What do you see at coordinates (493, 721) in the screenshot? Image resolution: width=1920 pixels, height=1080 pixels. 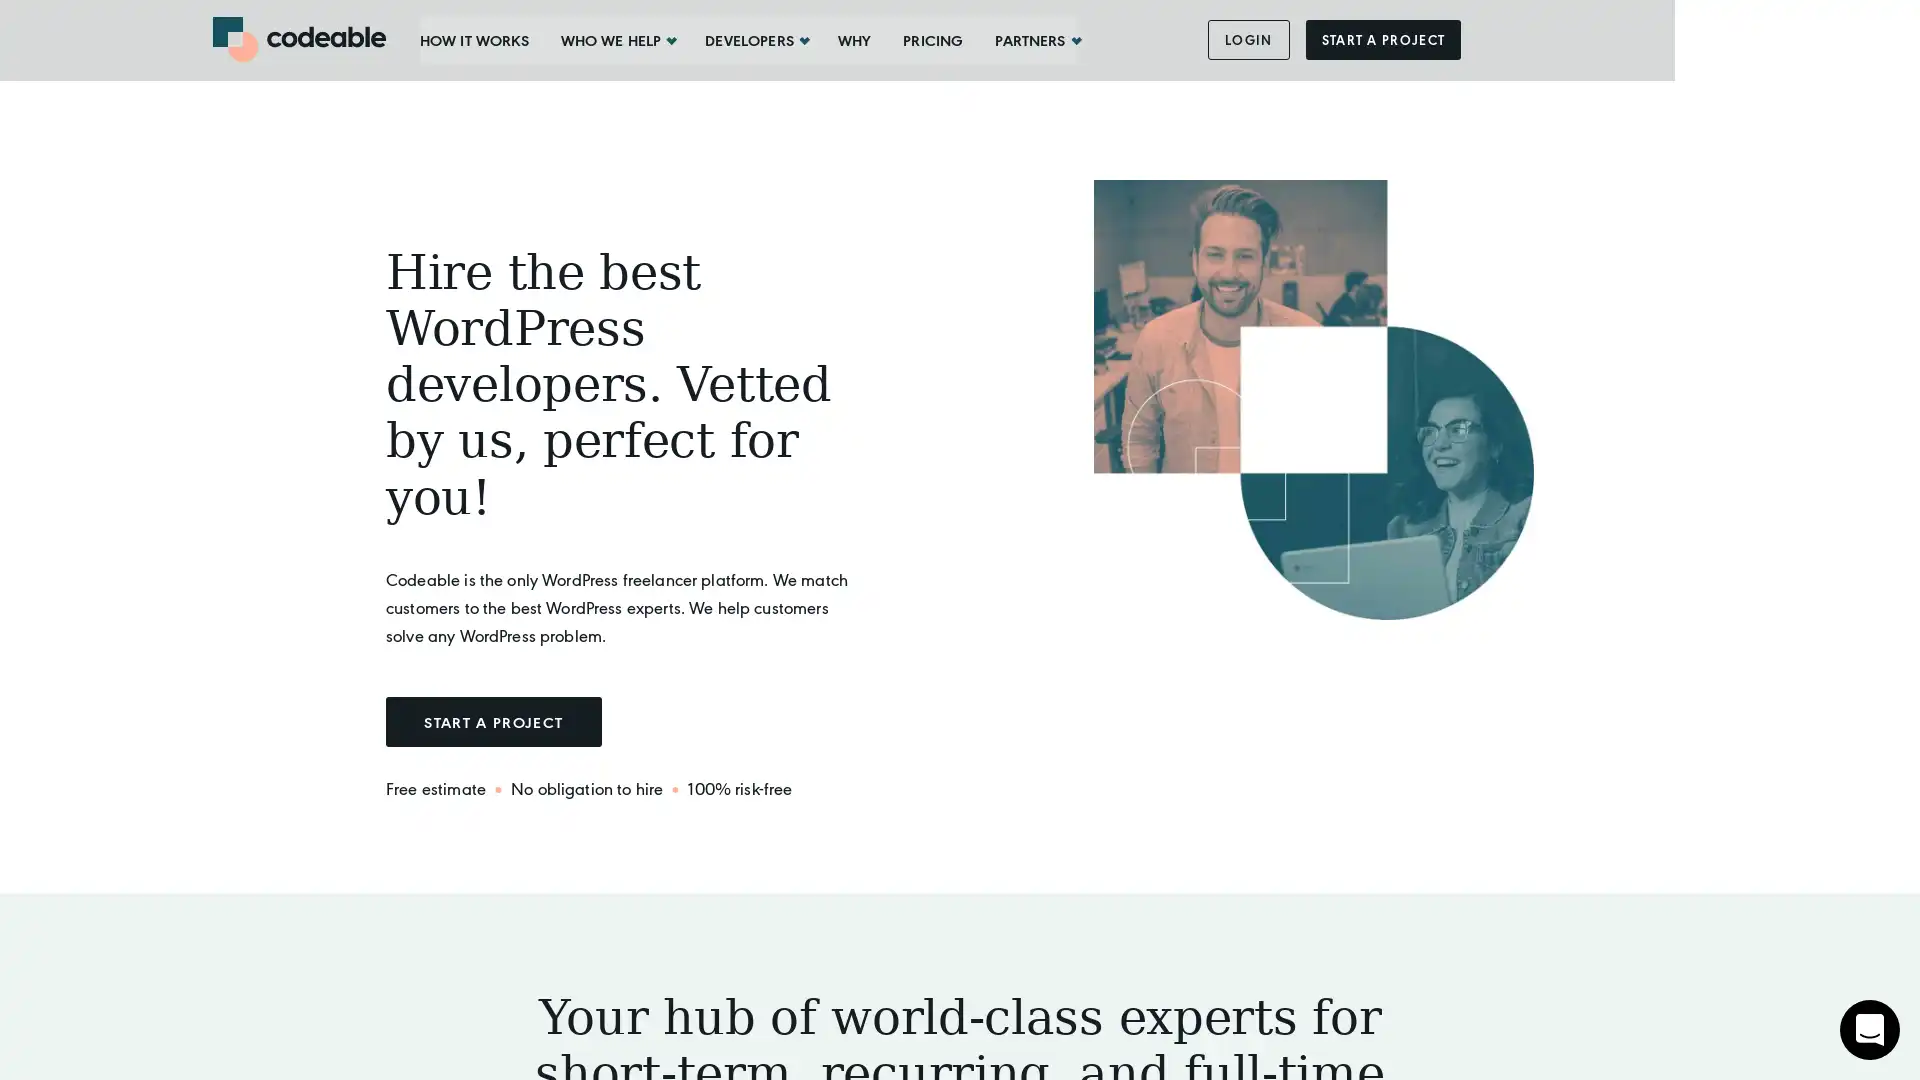 I see `START A PROJECT` at bounding box center [493, 721].